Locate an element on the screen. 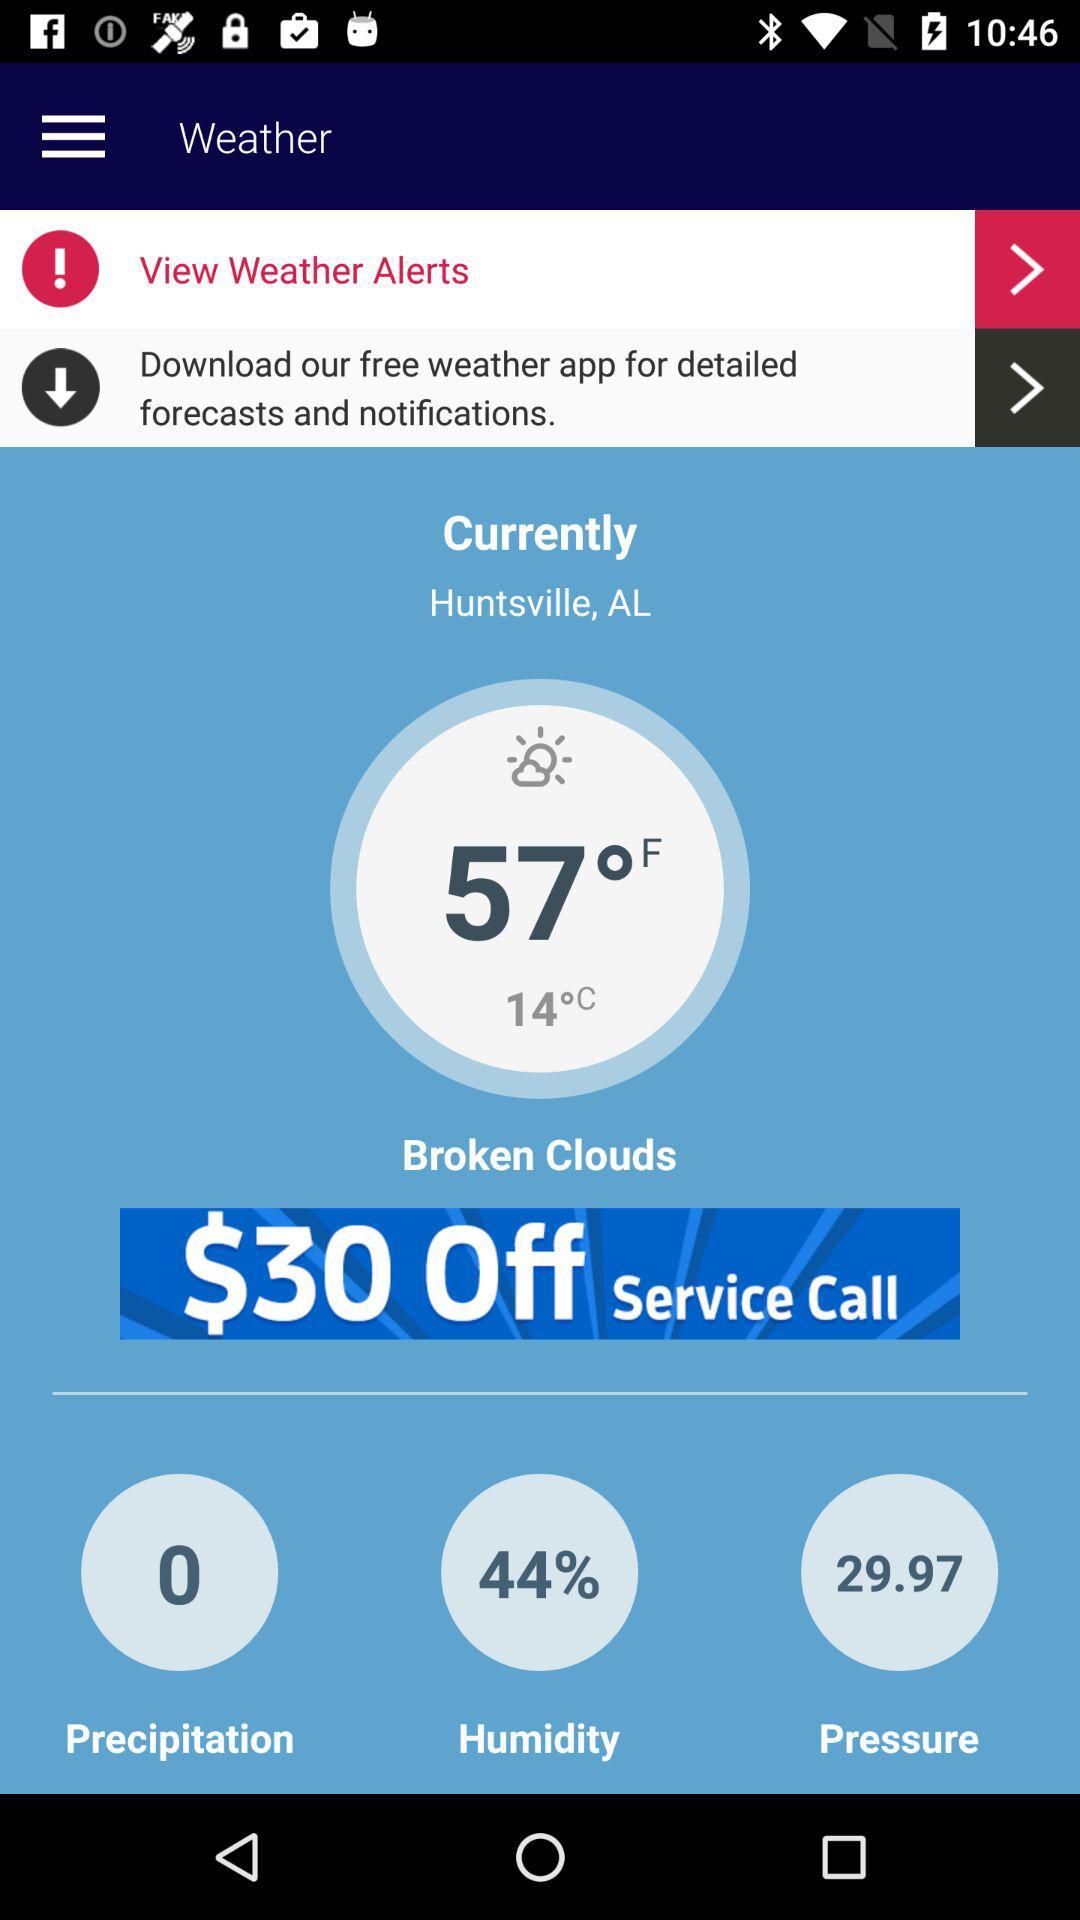 This screenshot has height=1920, width=1080. open advertisement is located at coordinates (540, 1272).